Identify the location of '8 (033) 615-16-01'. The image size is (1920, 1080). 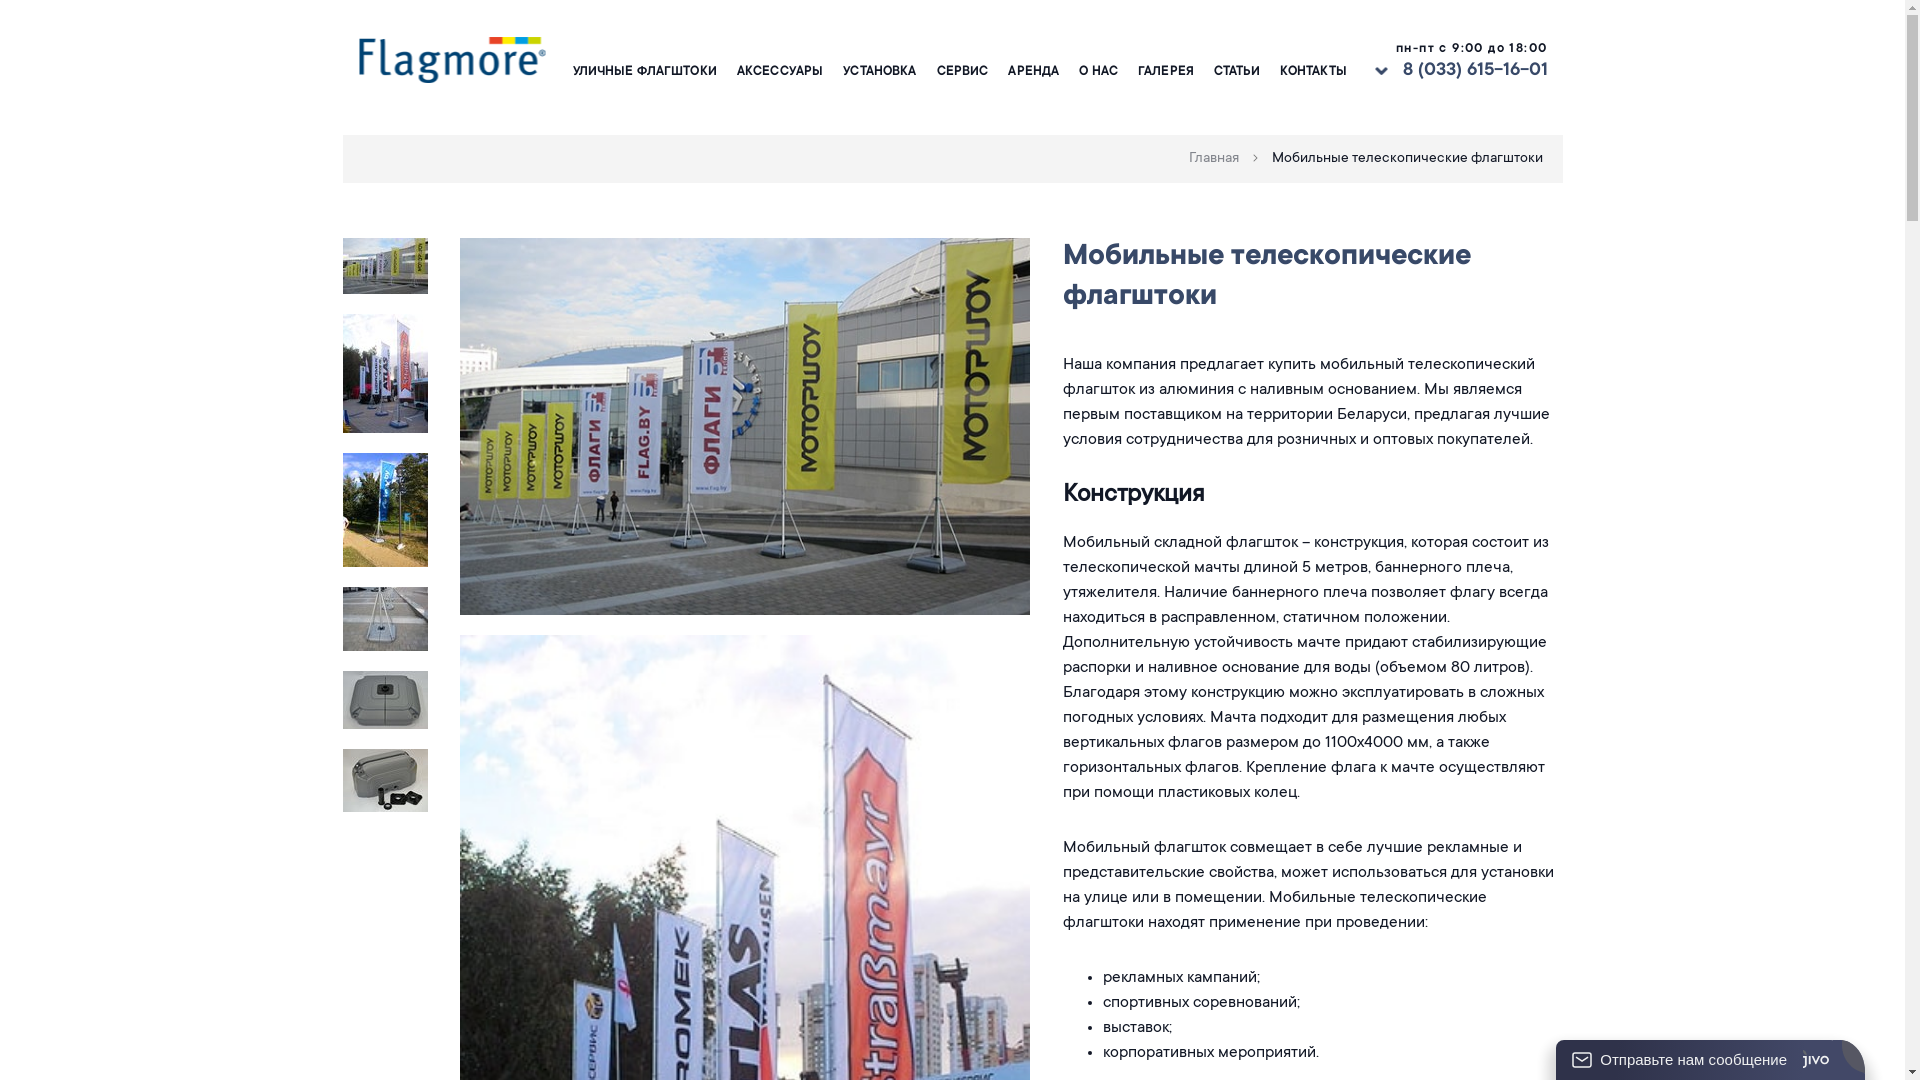
(1474, 70).